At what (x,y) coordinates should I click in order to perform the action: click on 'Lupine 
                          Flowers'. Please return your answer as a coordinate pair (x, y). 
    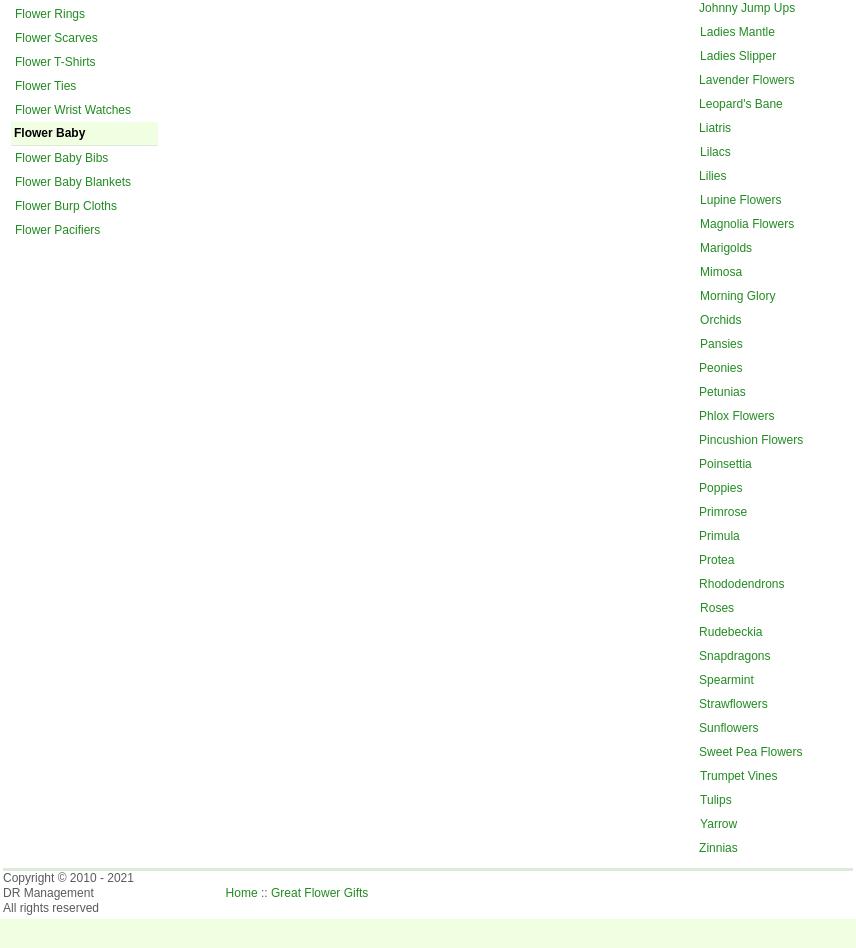
    Looking at the image, I should click on (740, 197).